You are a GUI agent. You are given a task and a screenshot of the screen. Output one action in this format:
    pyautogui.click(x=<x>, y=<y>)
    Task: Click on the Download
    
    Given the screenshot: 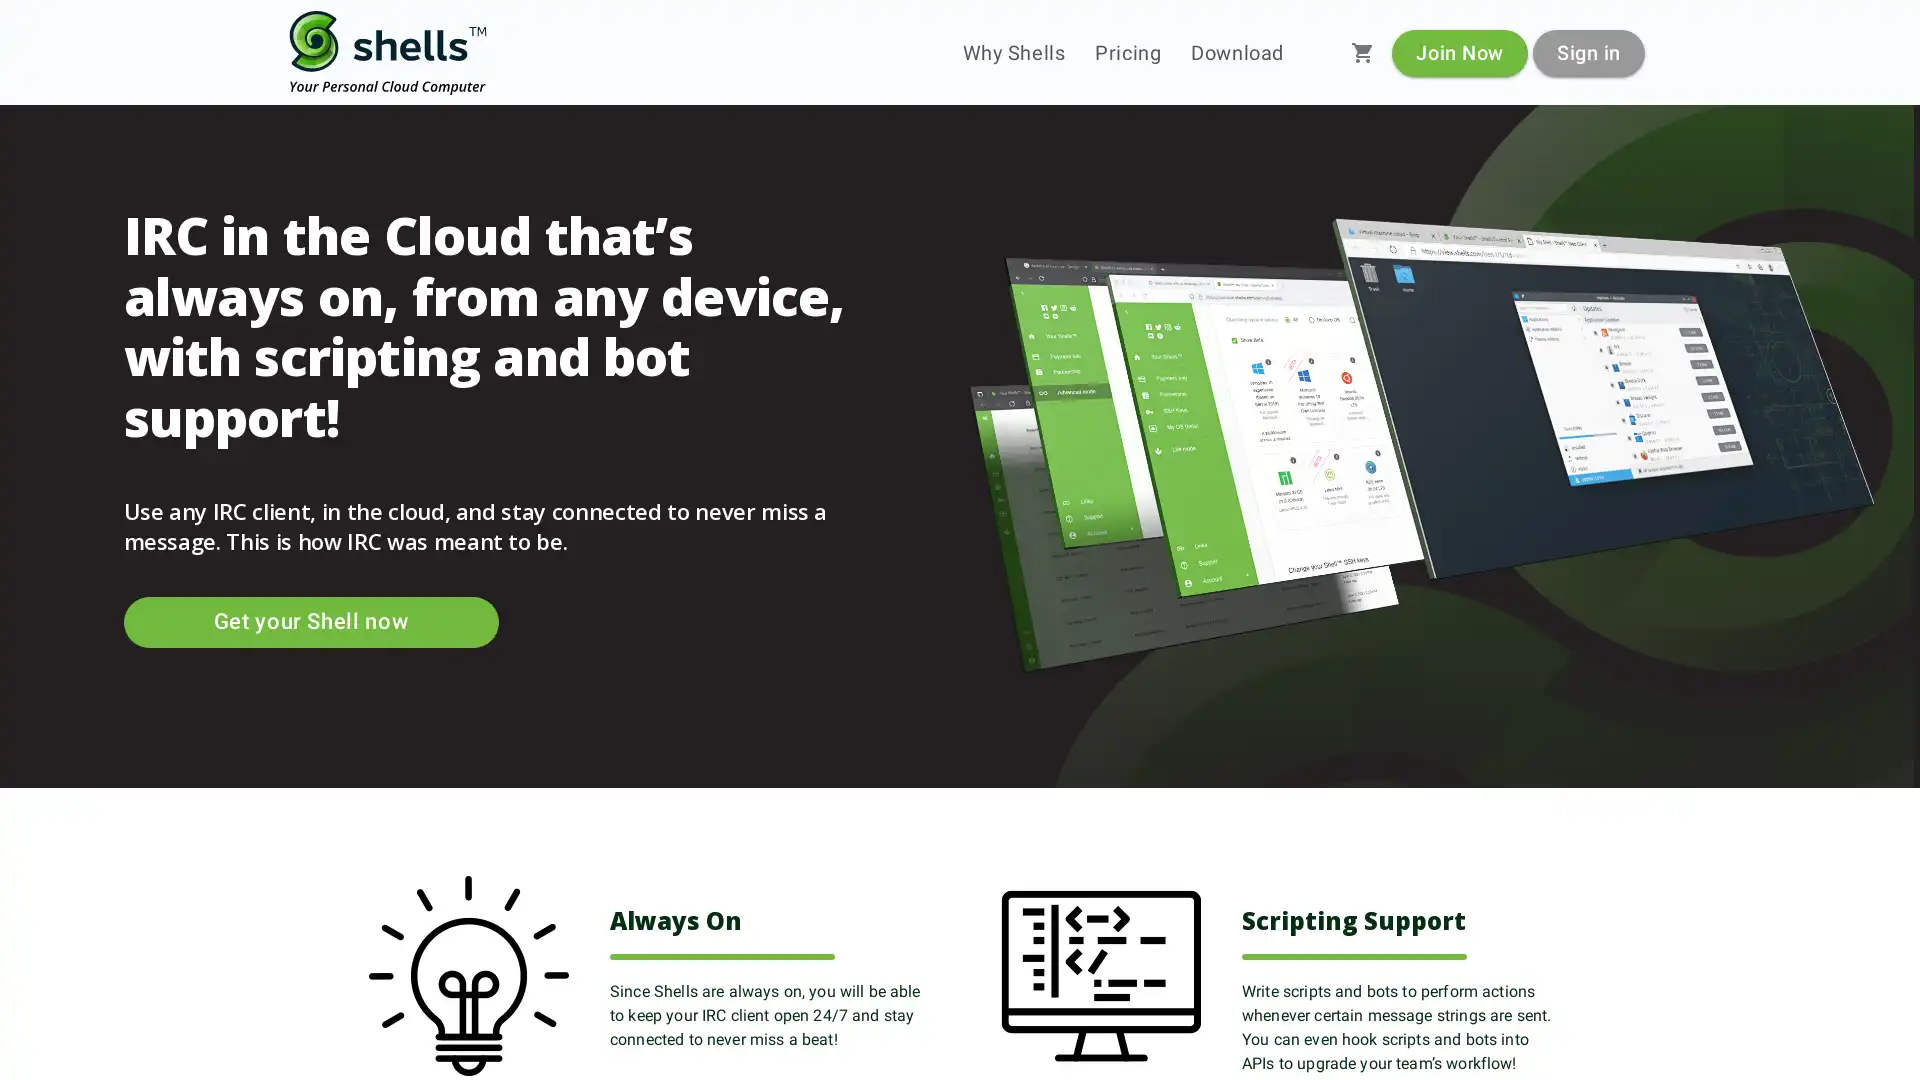 What is the action you would take?
    pyautogui.click(x=1236, y=52)
    